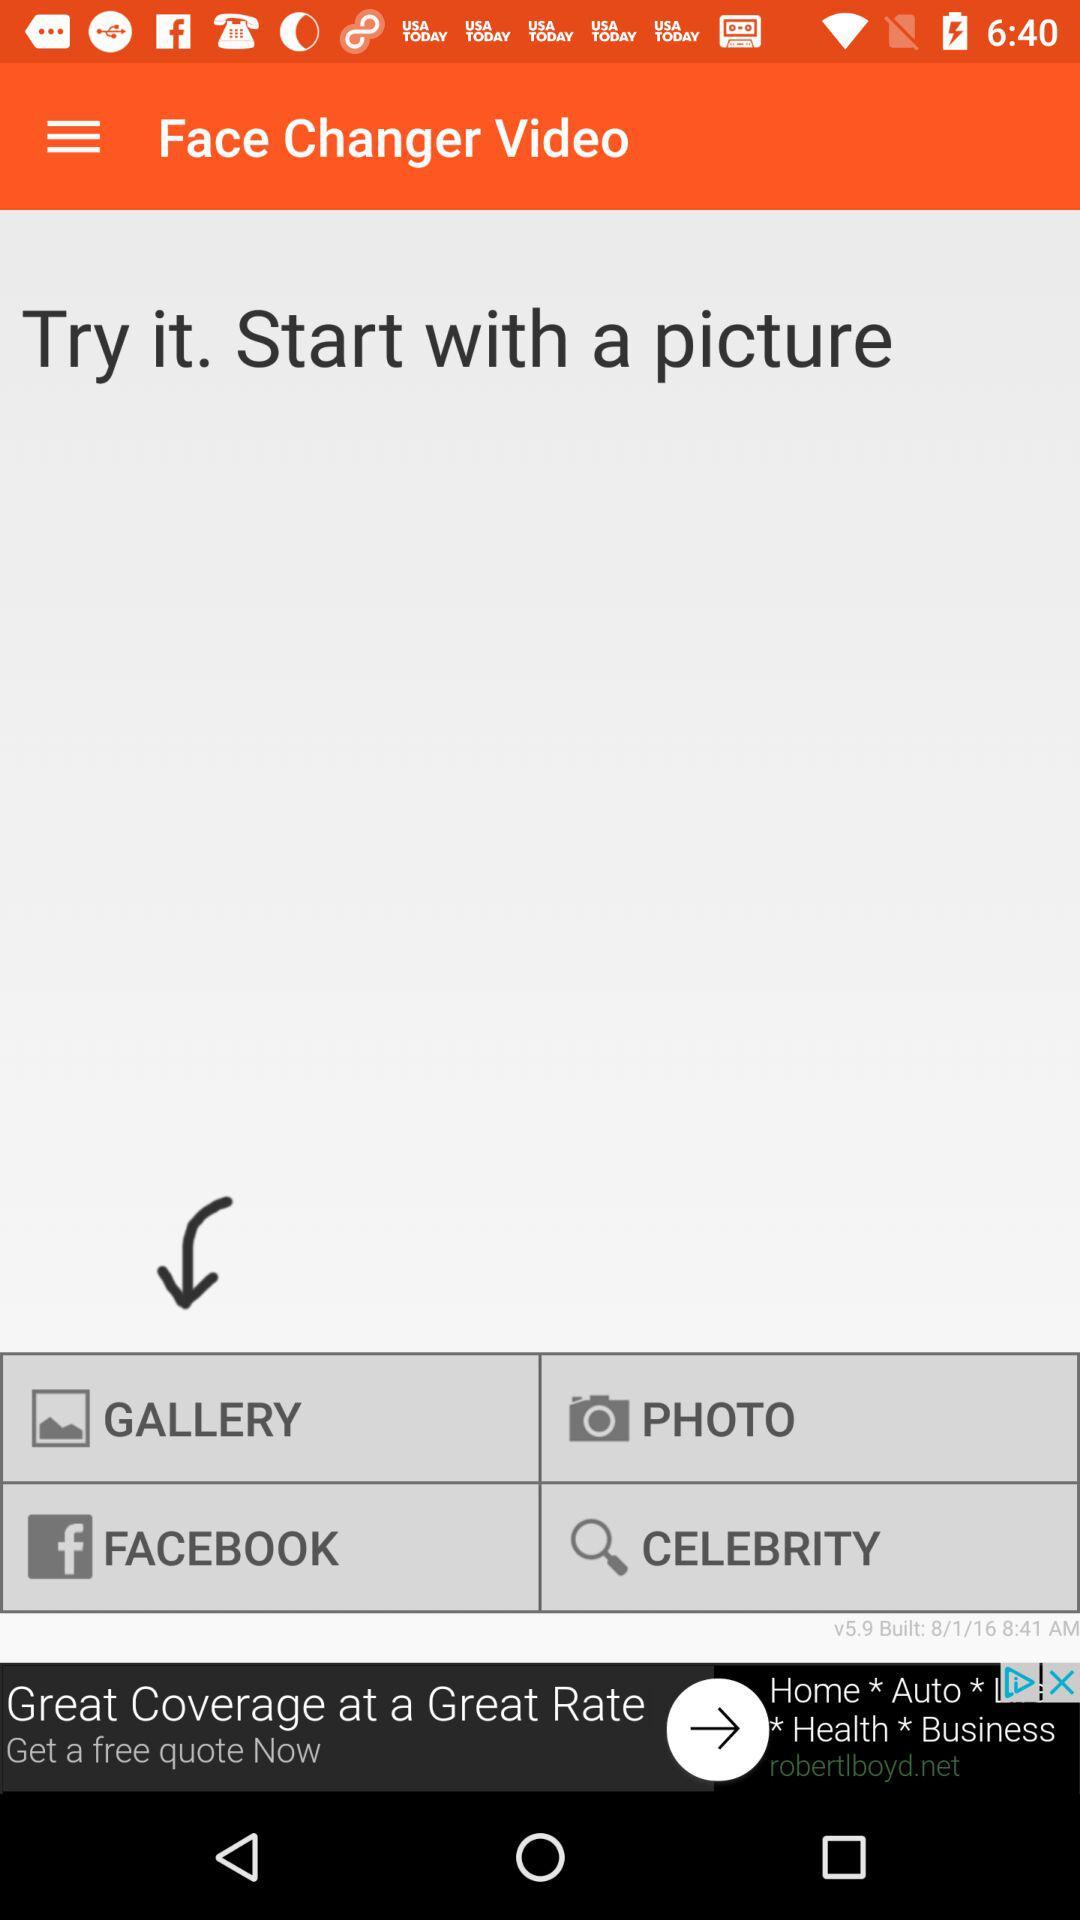  What do you see at coordinates (72, 135) in the screenshot?
I see `open menu` at bounding box center [72, 135].